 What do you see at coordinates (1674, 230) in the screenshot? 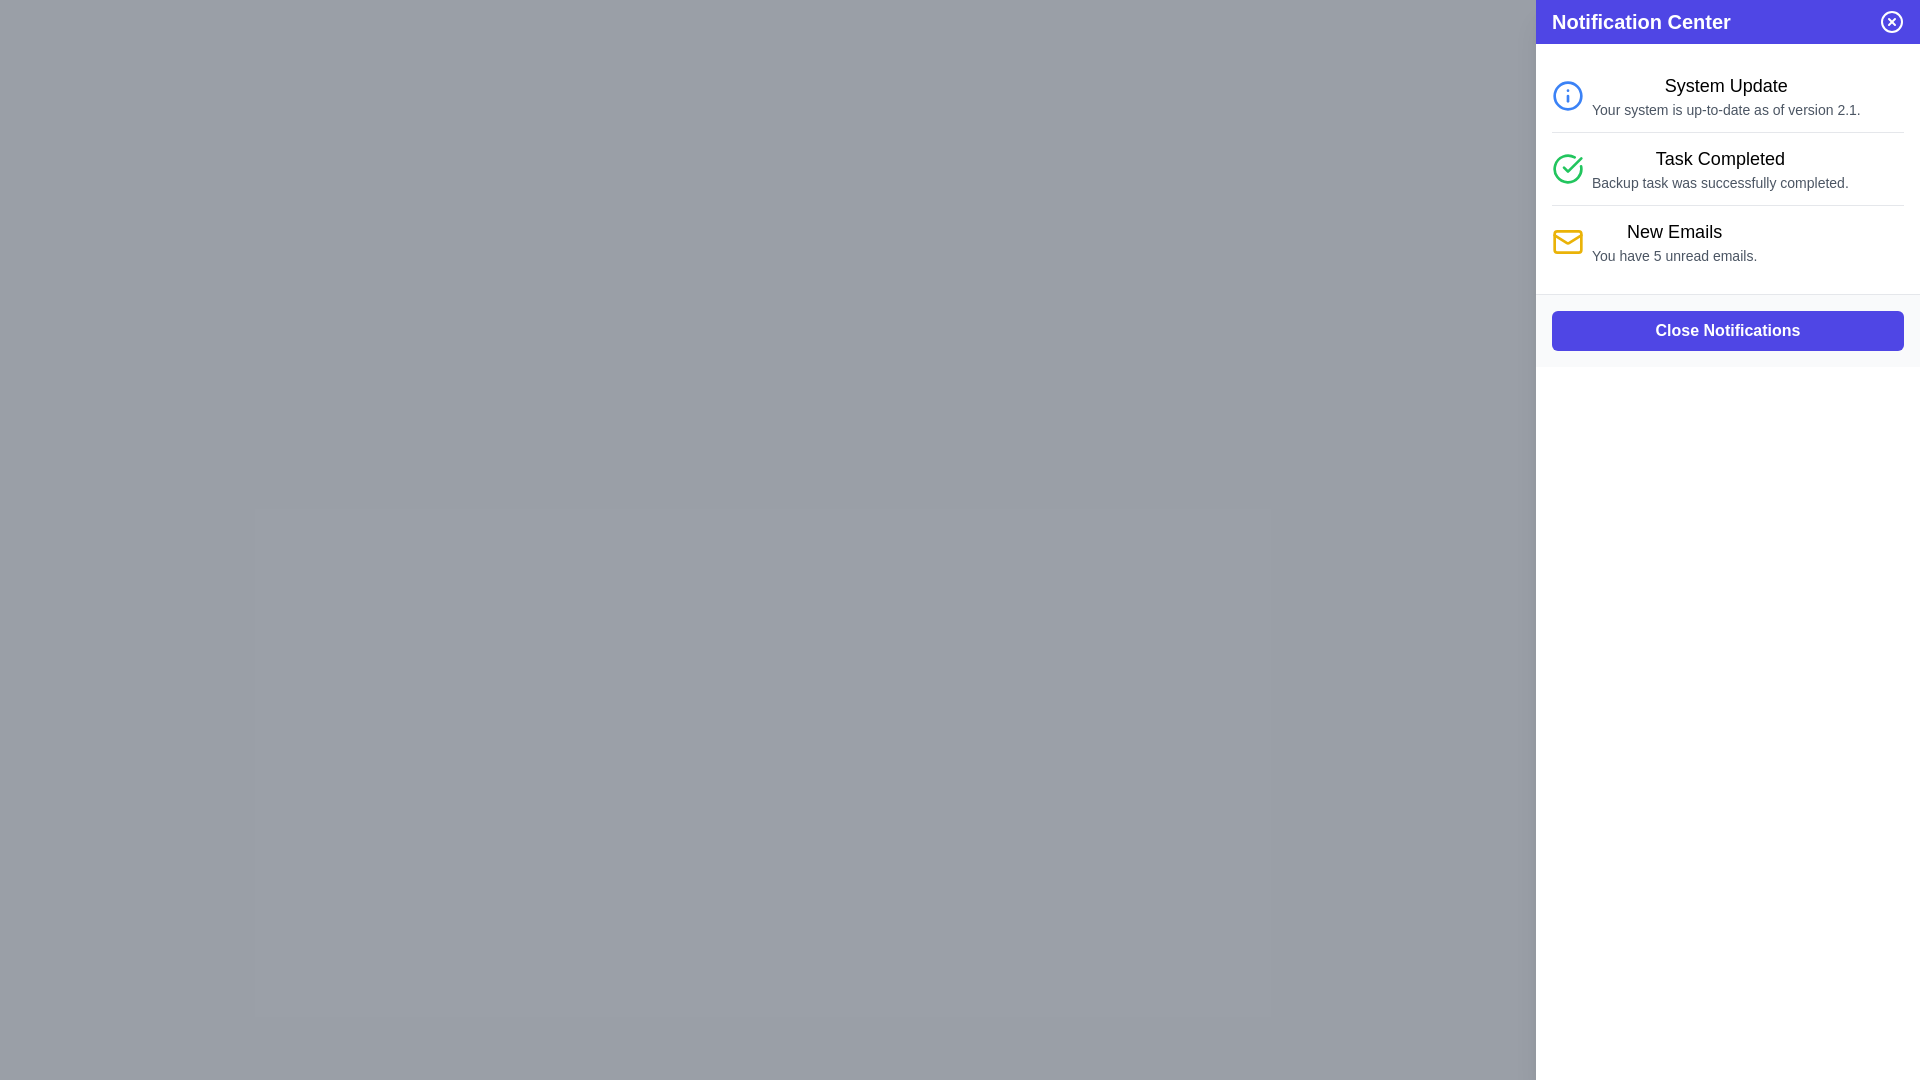
I see `the text label reading 'New Emails', which is styled with a medium font weight and large font size, located in the notification section of the interface` at bounding box center [1674, 230].